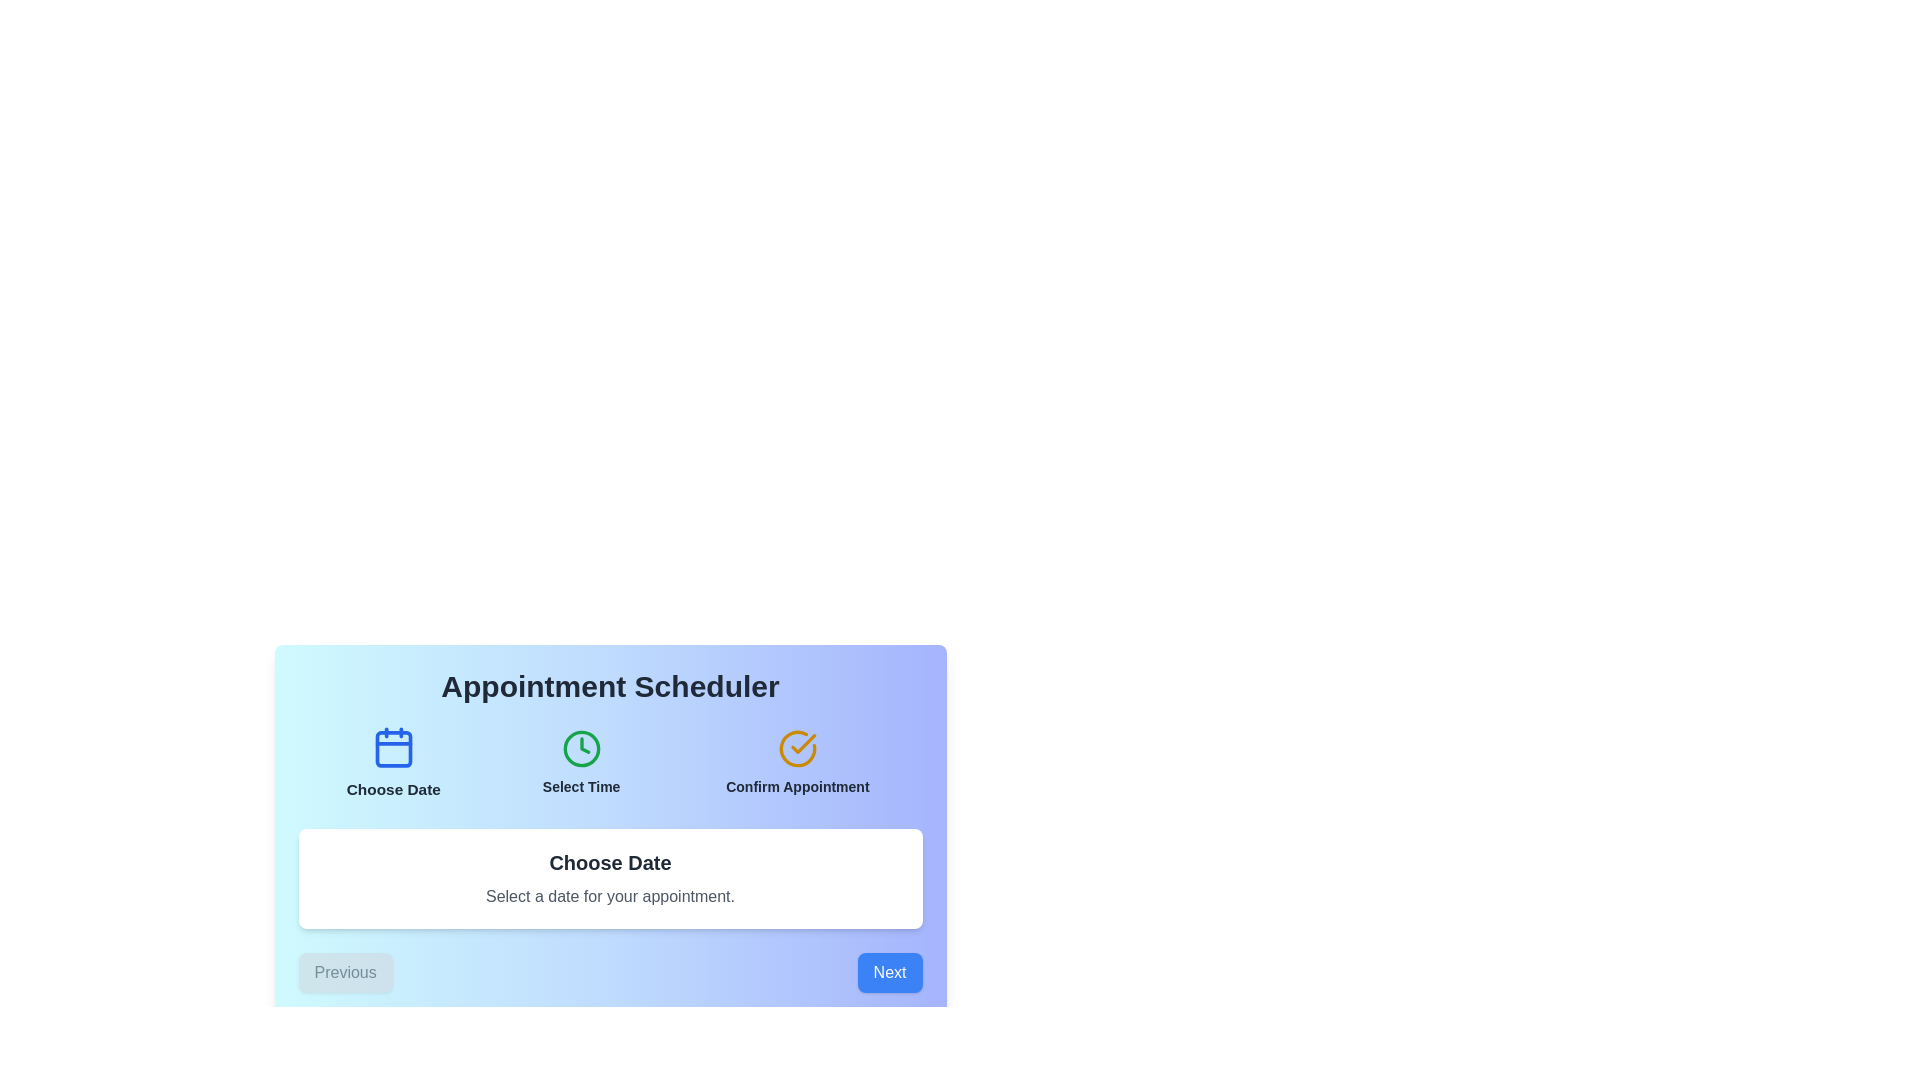  I want to click on the step button corresponding to Select Time to display its description, so click(580, 763).